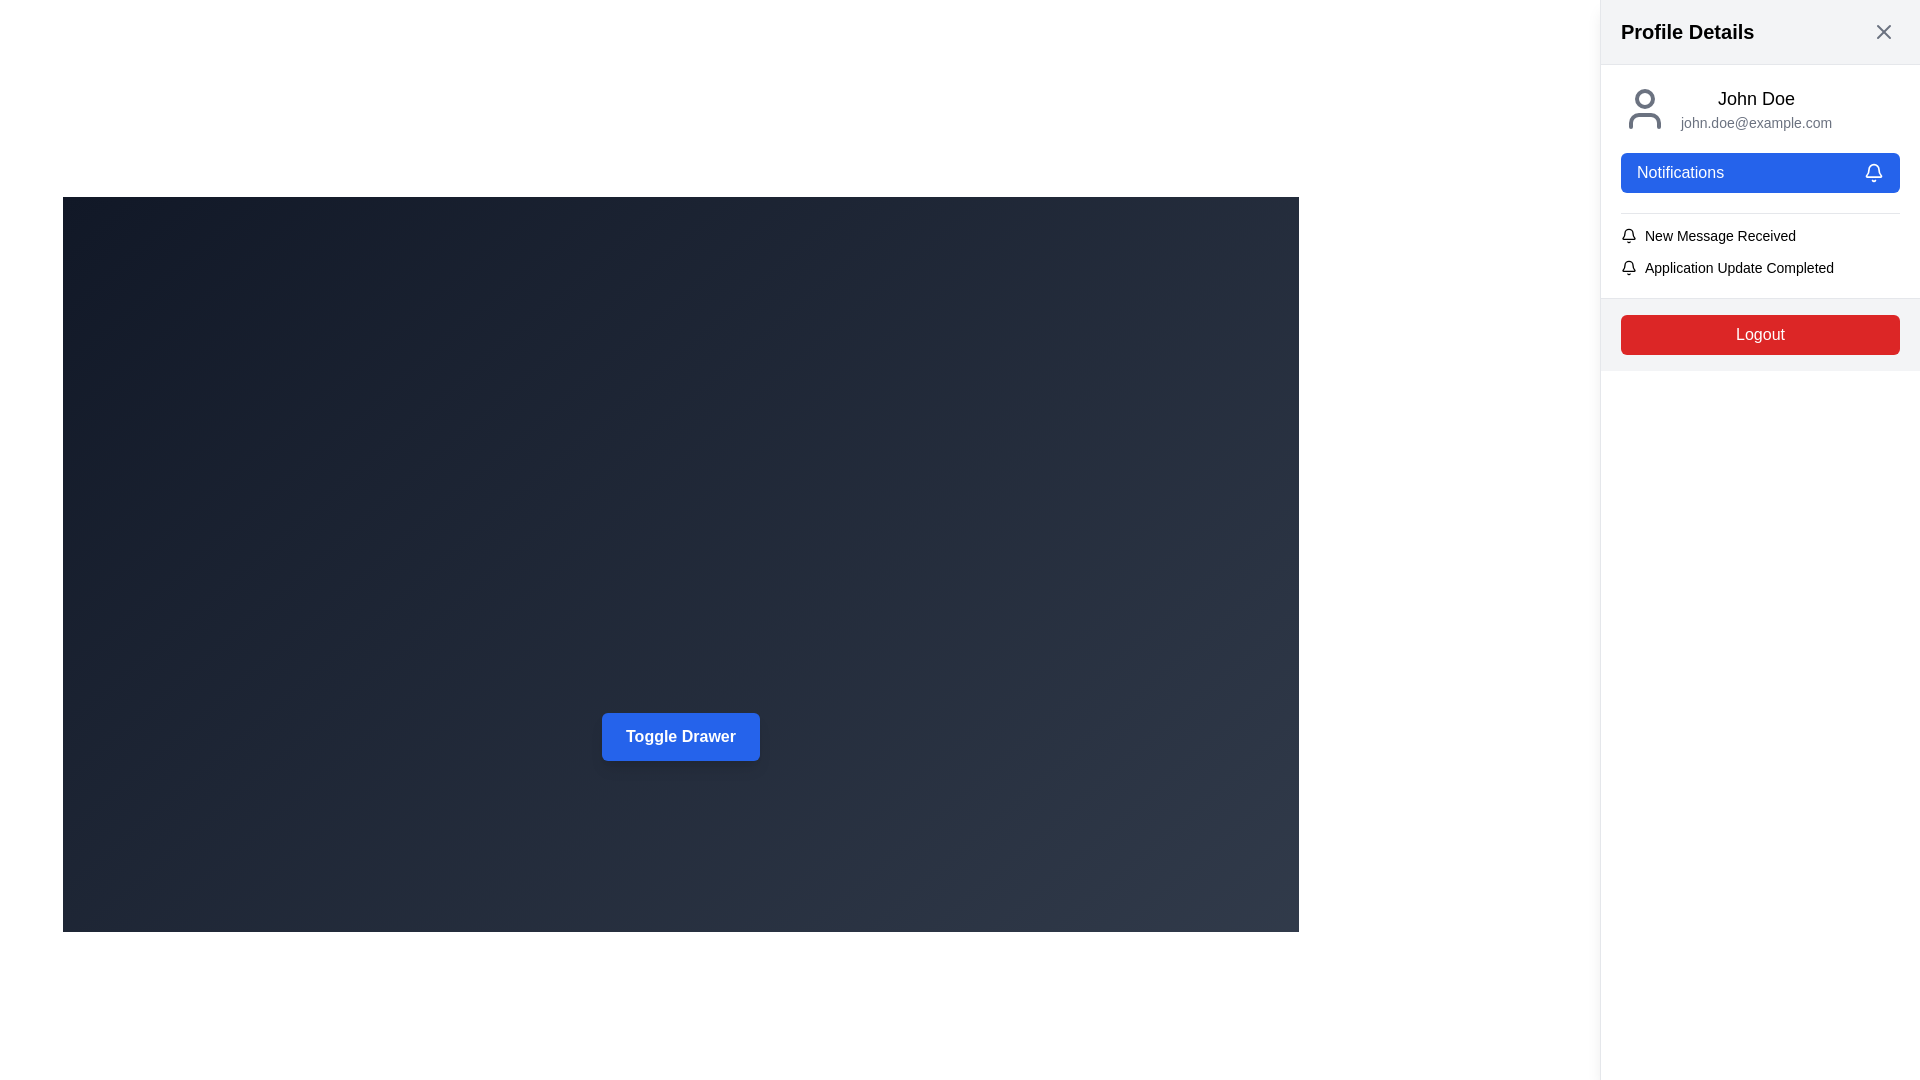 The height and width of the screenshot is (1080, 1920). Describe the element at coordinates (1738, 266) in the screenshot. I see `text content of the notification label that says 'Application Update Completed', located in the notification panel under the profile section` at that location.